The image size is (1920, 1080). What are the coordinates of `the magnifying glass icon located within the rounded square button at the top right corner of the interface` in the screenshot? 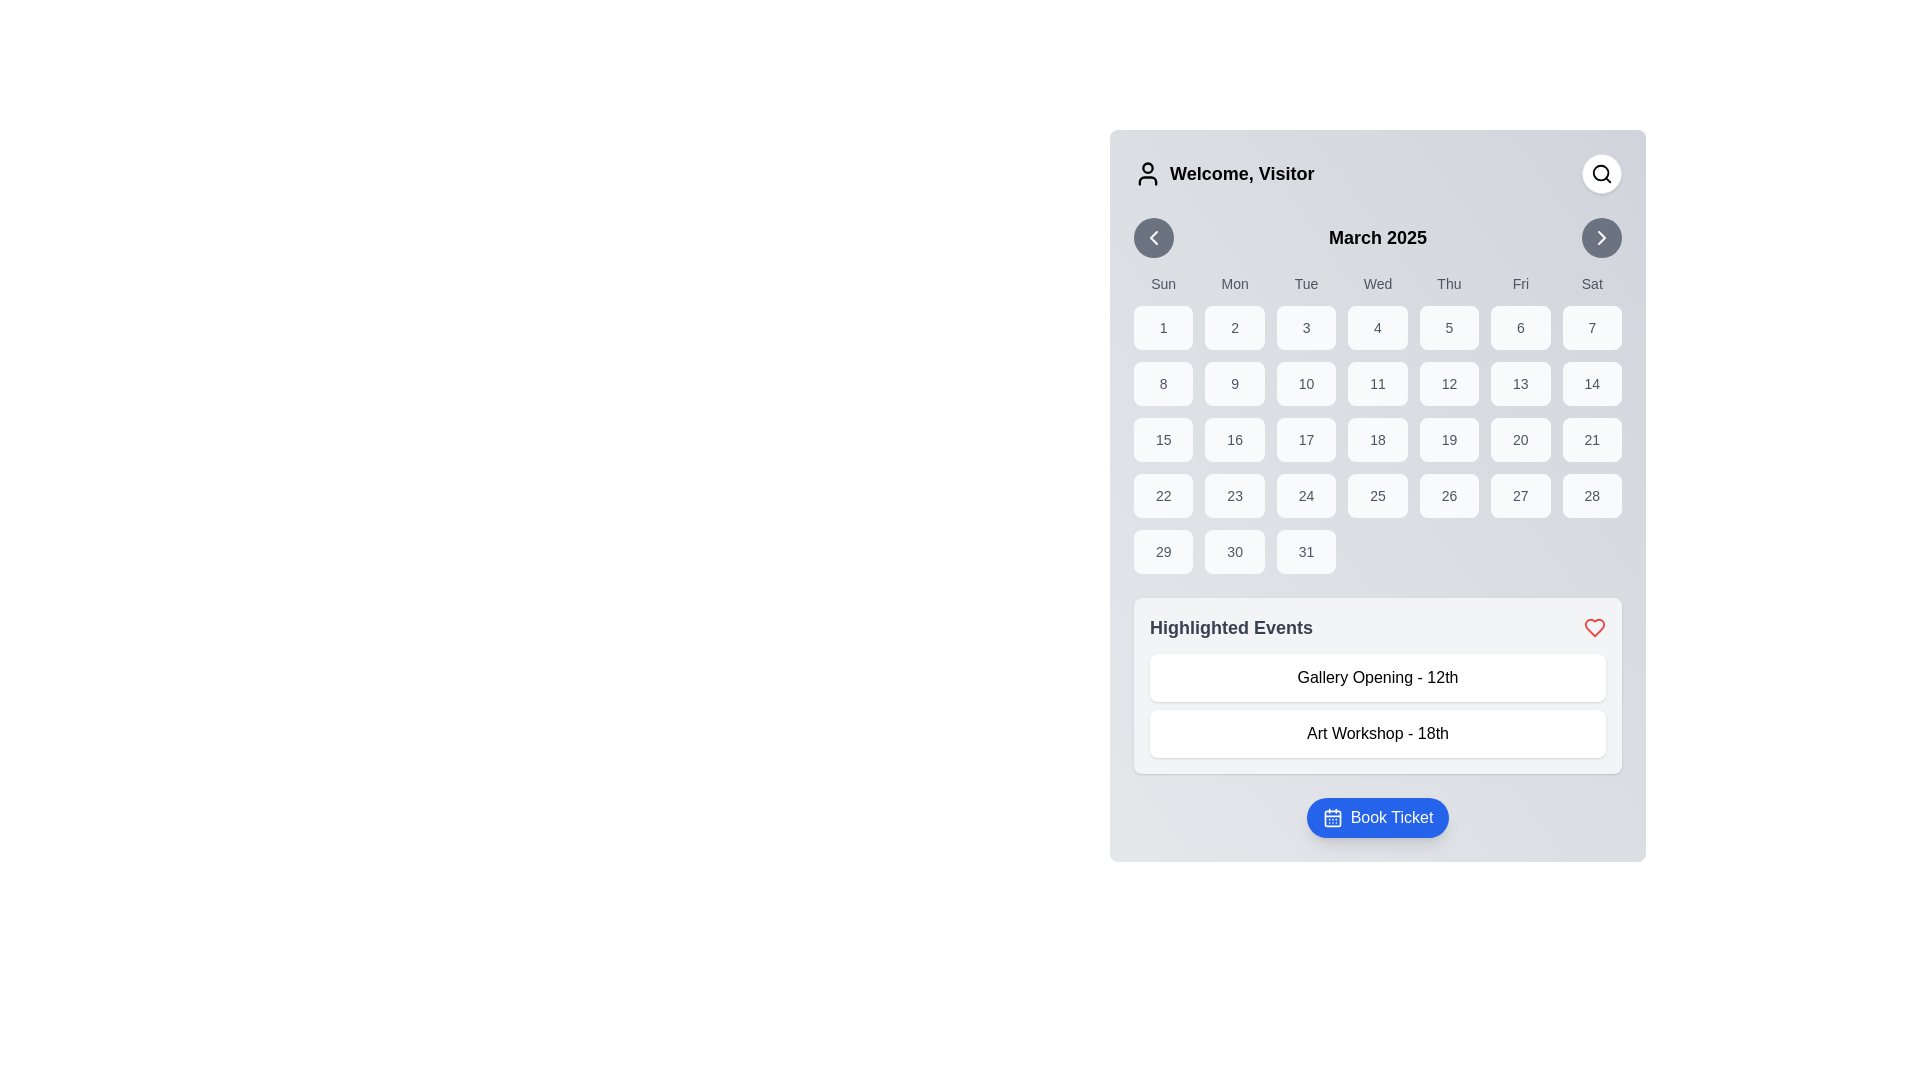 It's located at (1602, 172).